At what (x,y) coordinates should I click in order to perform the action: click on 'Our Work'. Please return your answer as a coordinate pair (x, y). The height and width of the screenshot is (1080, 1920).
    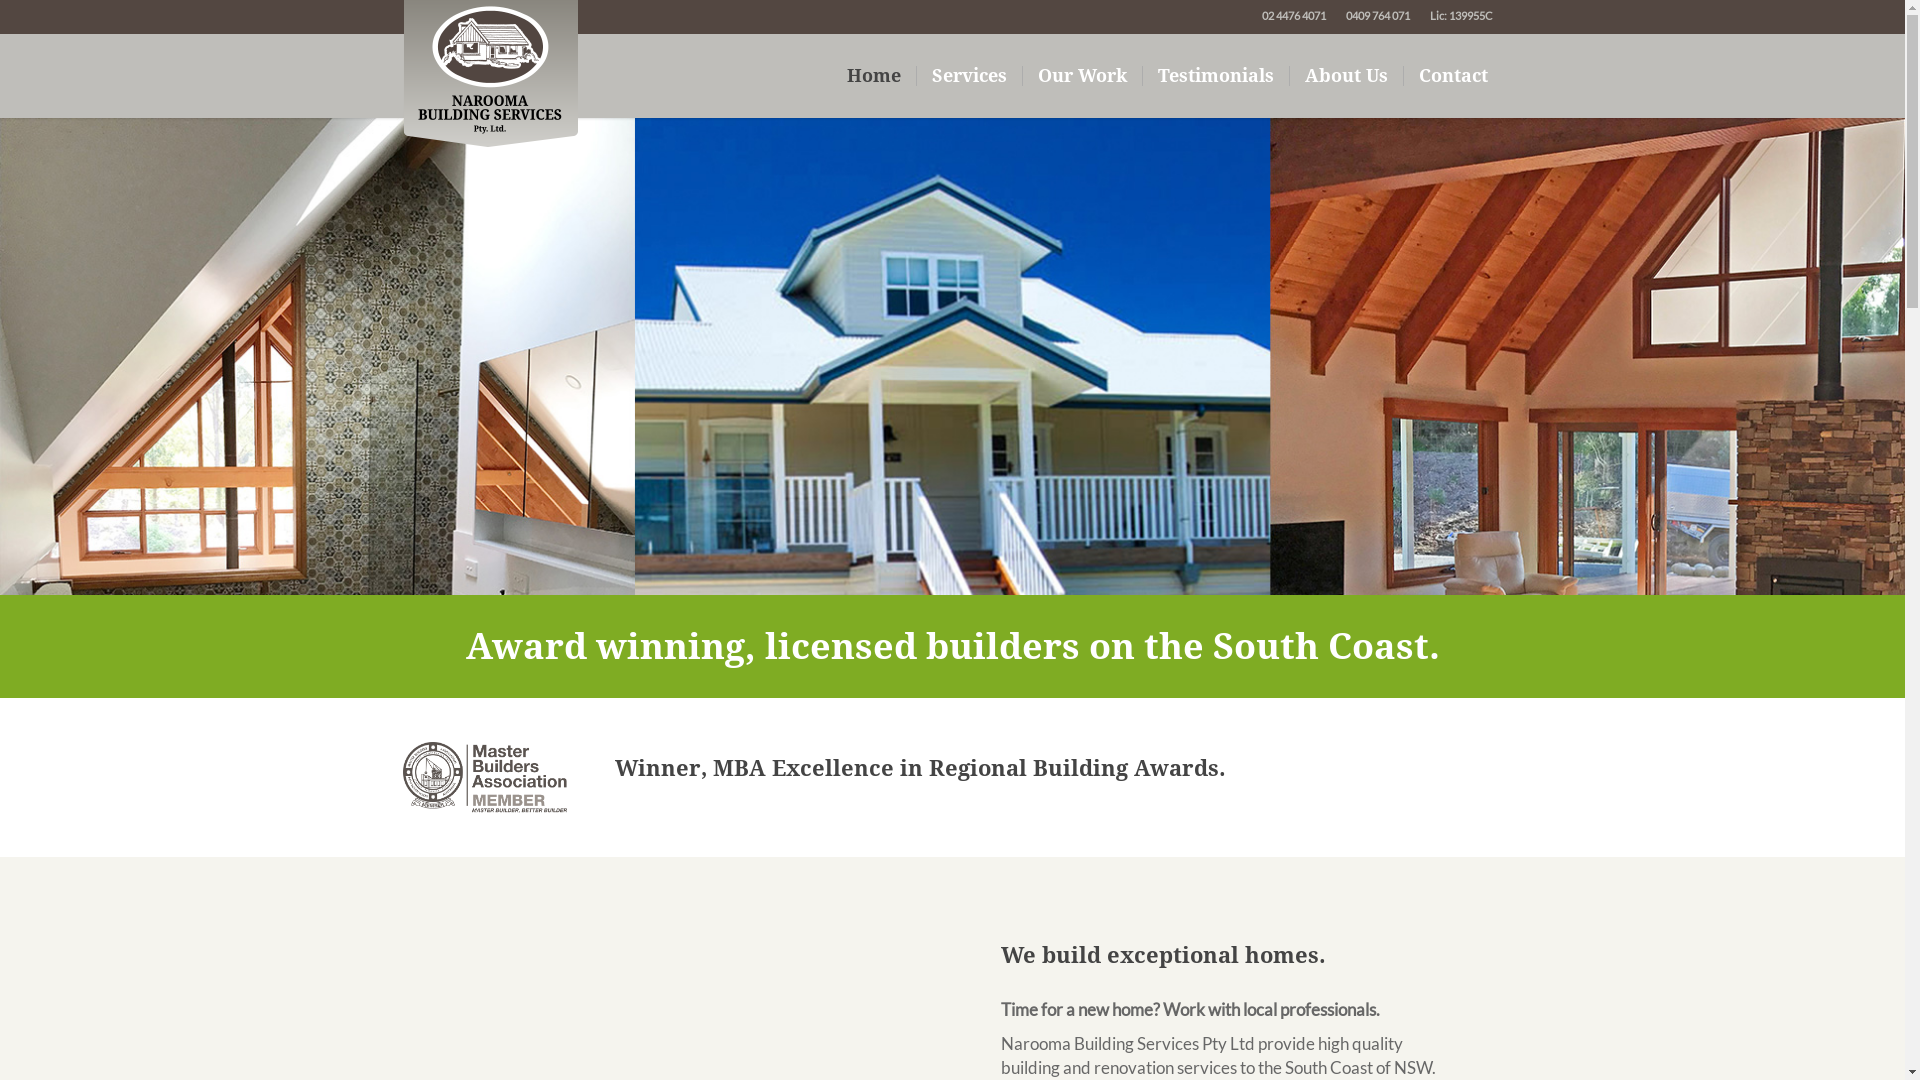
    Looking at the image, I should click on (1080, 75).